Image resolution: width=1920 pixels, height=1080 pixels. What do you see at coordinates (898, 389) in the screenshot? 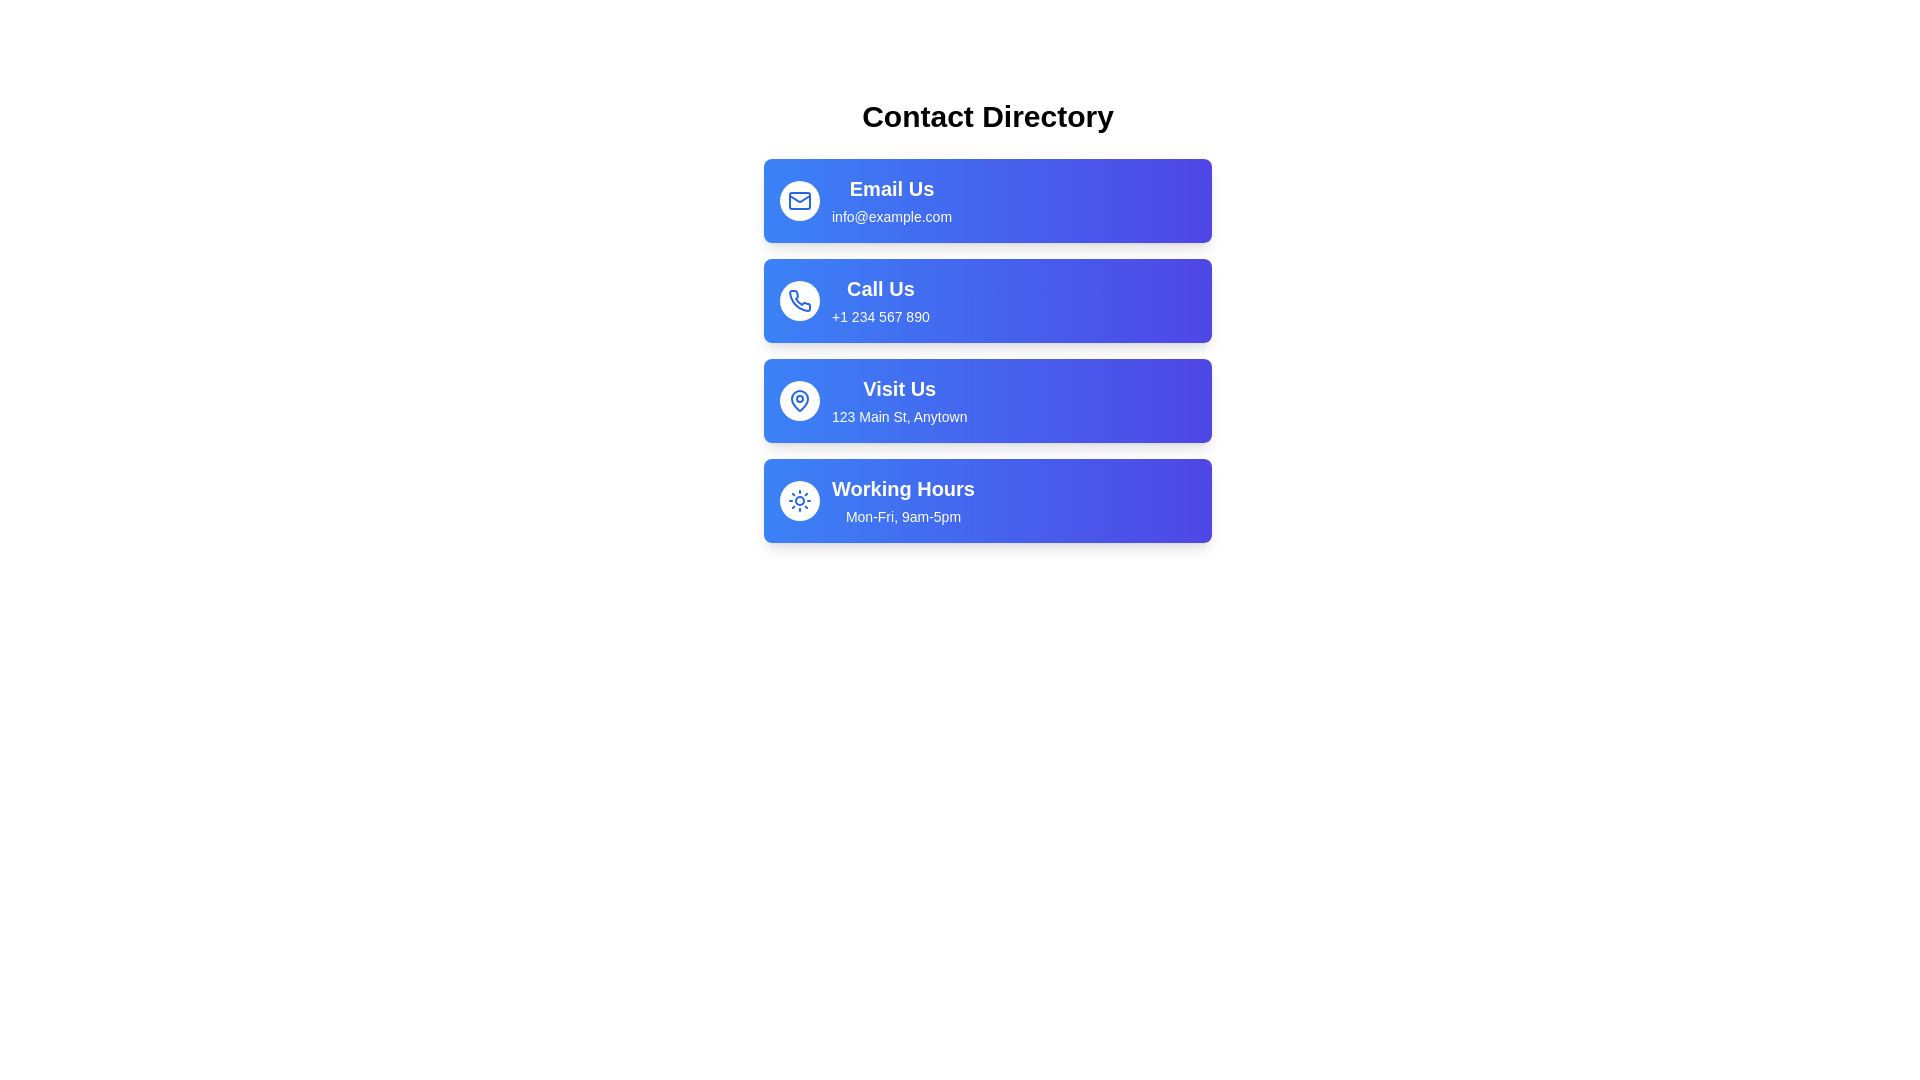
I see `the 'Visit Us' text label, which is styled in bold, large white font on a blue background, located in the third item of the contact methods list` at bounding box center [898, 389].